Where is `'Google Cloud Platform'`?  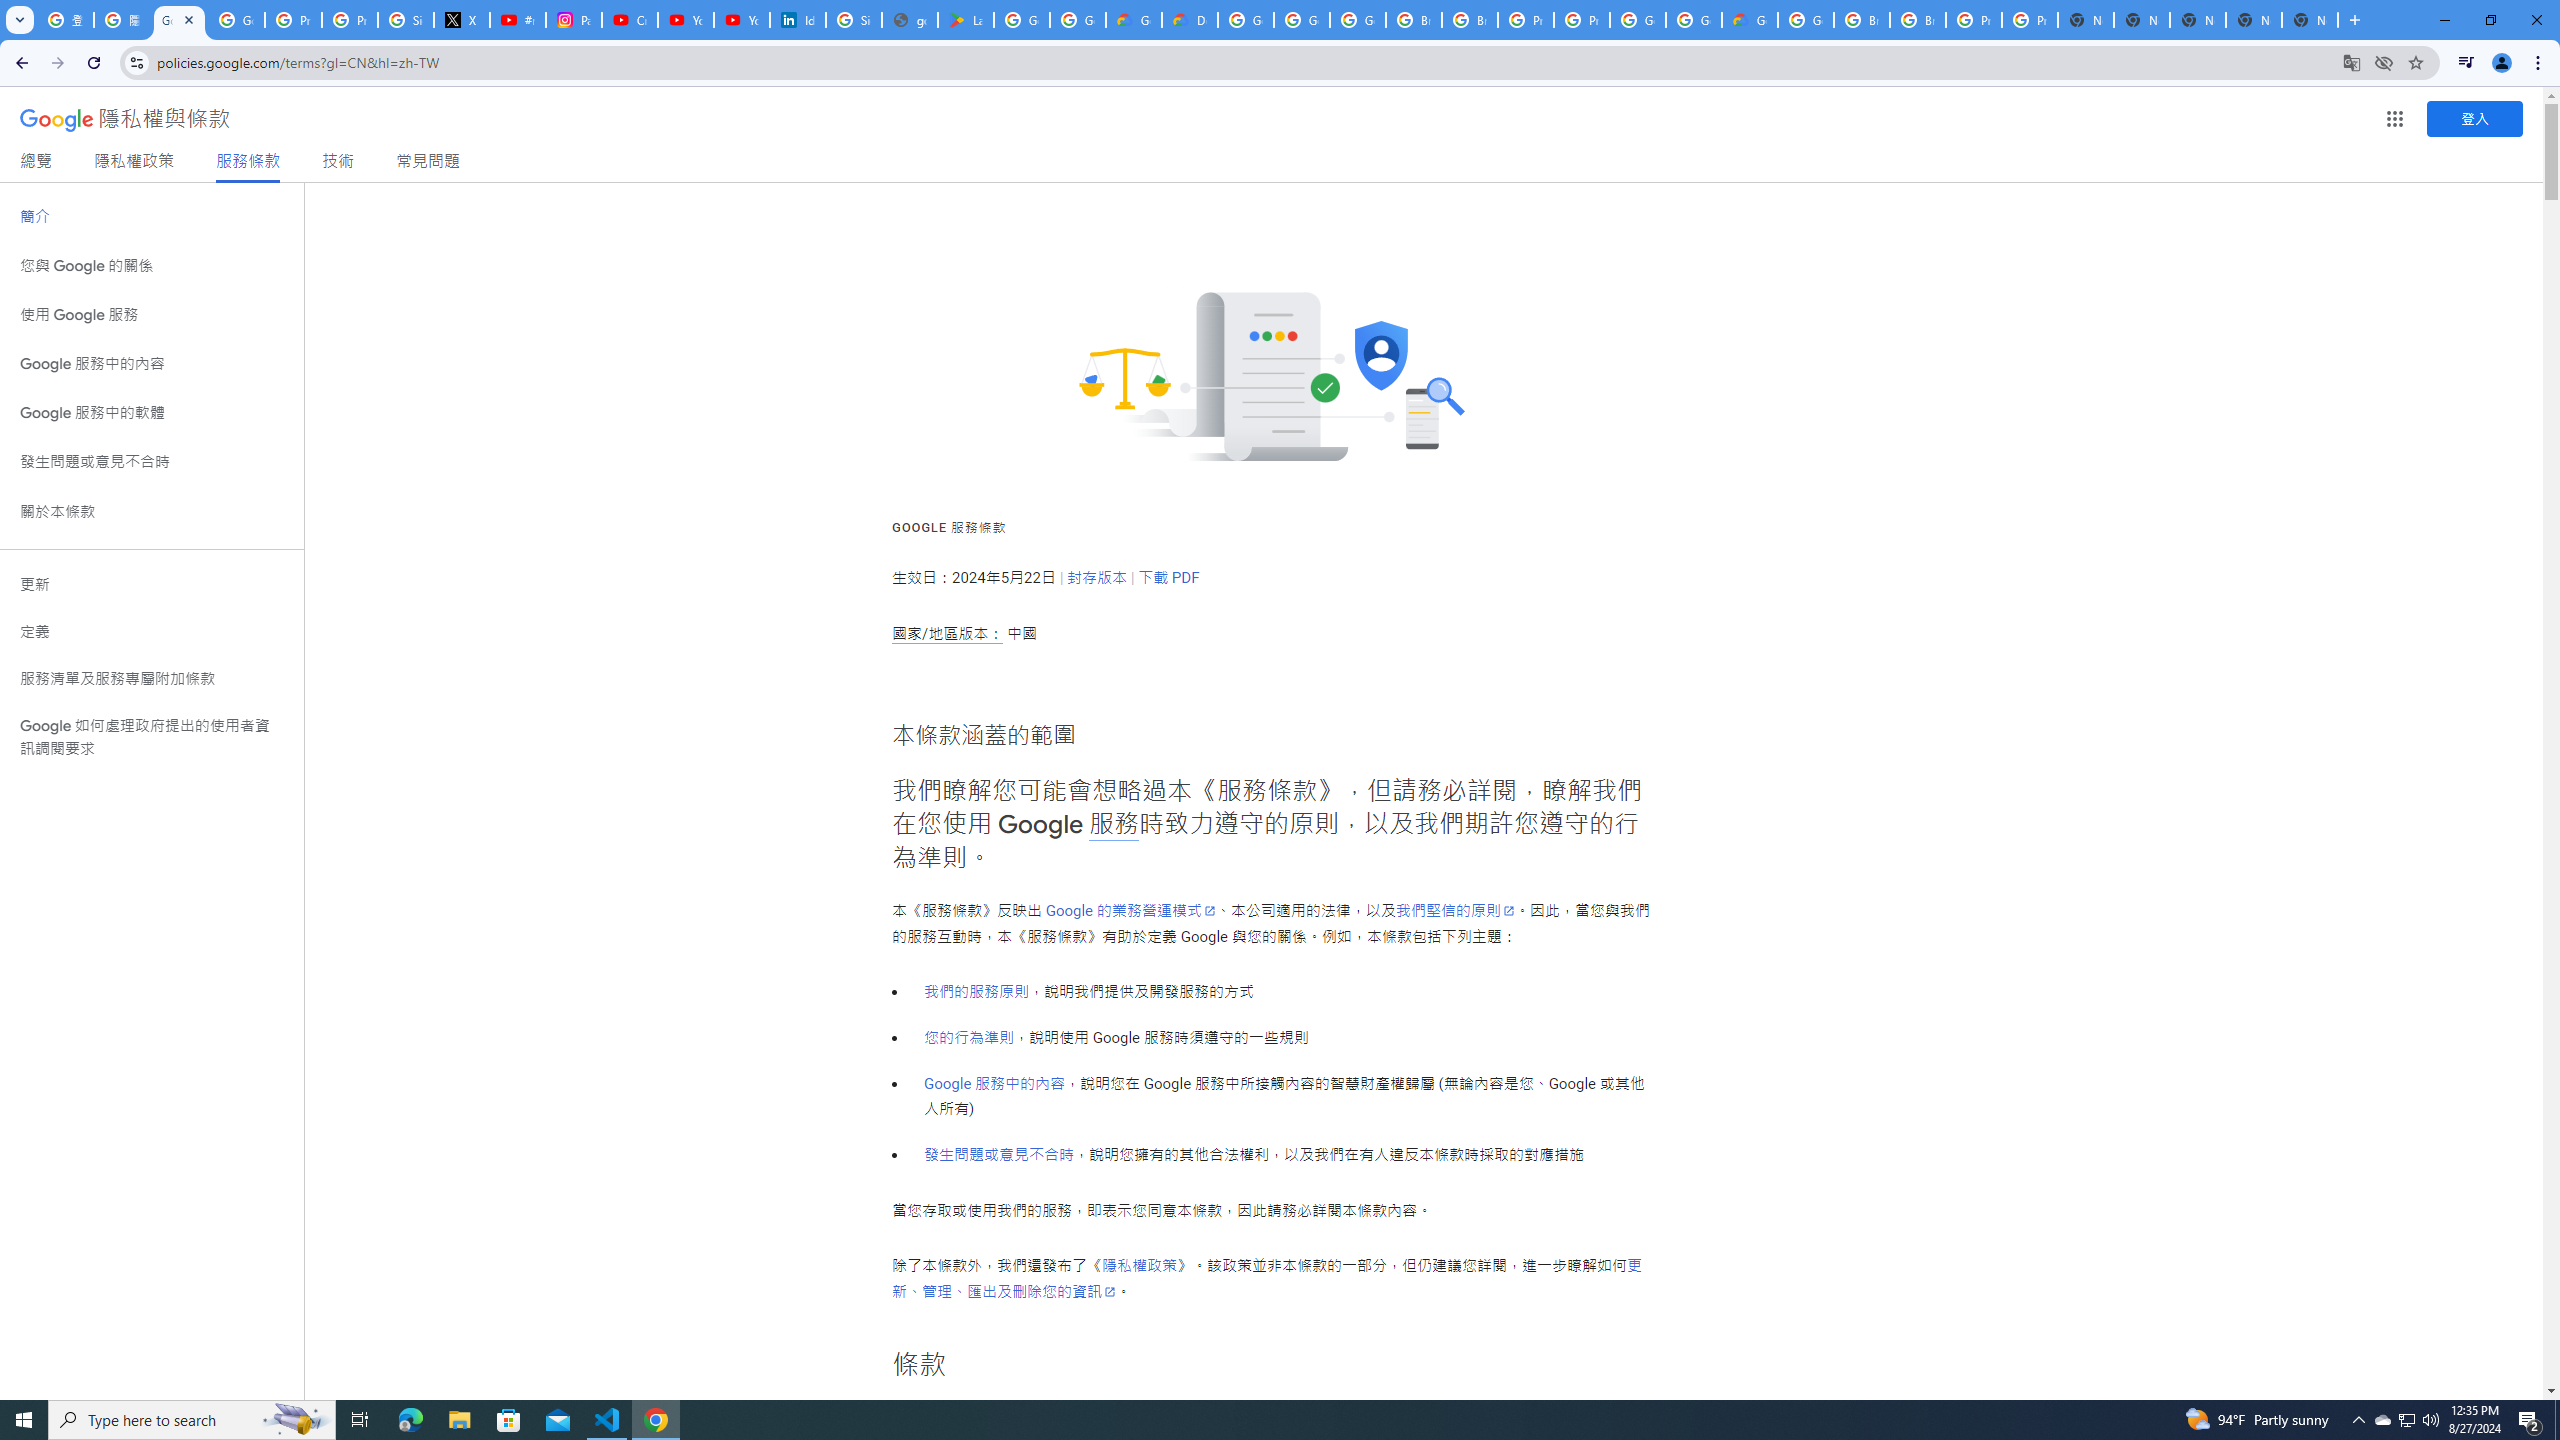
'Google Cloud Platform' is located at coordinates (1692, 19).